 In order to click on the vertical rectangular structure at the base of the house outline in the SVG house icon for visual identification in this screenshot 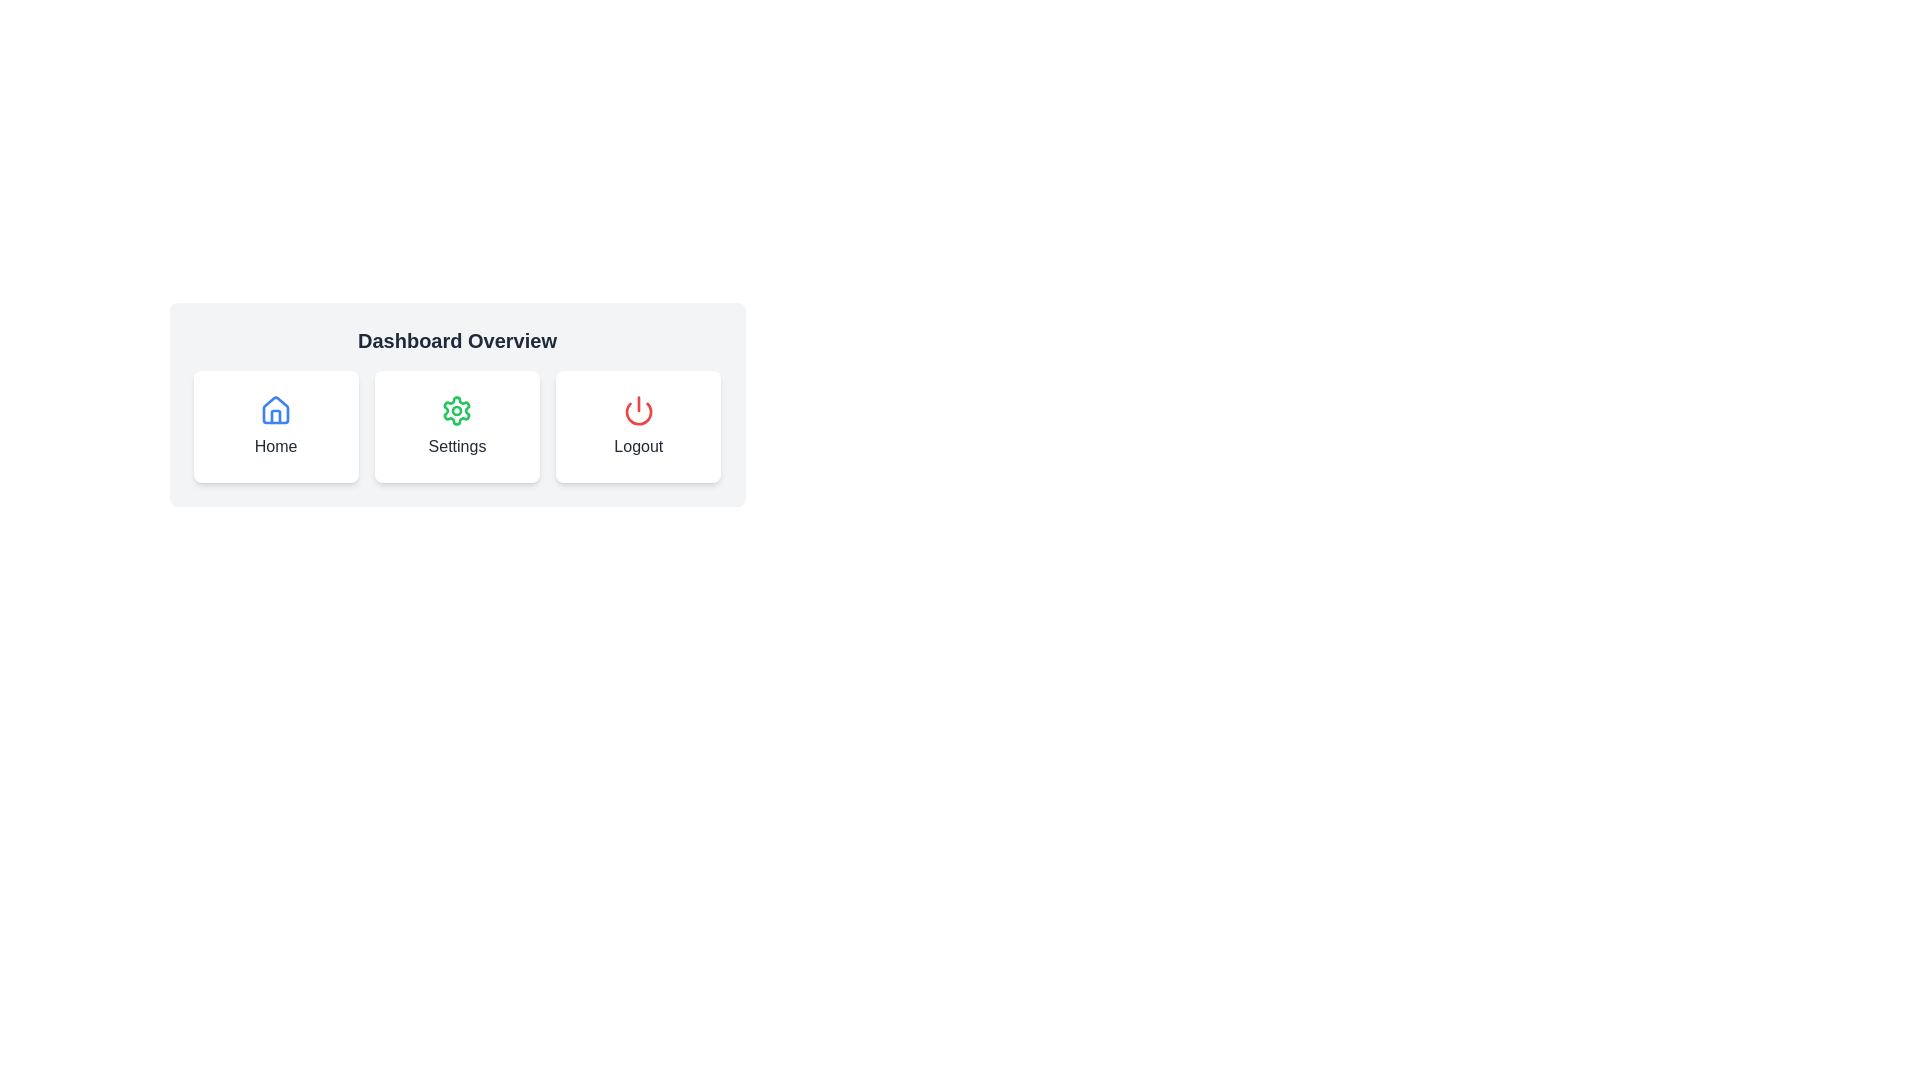, I will do `click(275, 415)`.